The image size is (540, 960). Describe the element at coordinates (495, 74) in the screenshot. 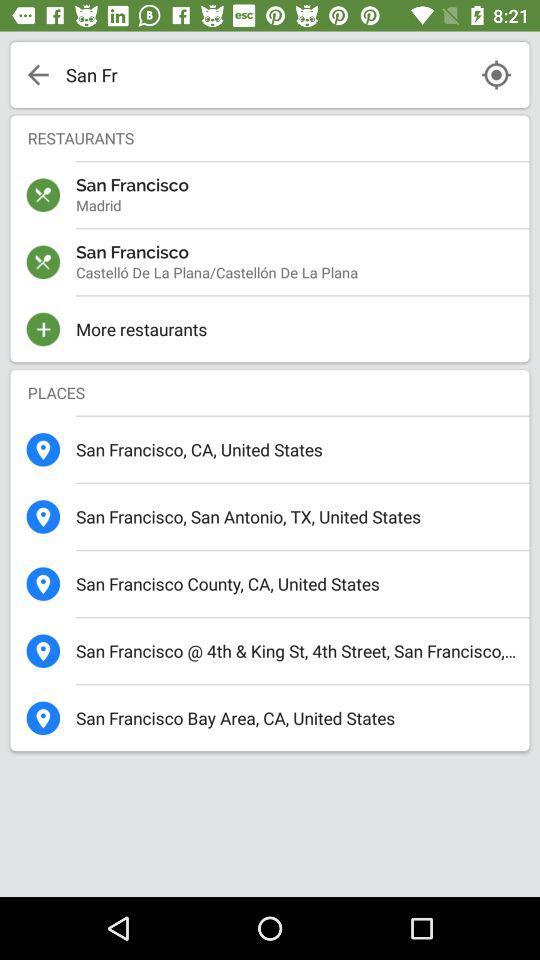

I see `search by current location` at that location.